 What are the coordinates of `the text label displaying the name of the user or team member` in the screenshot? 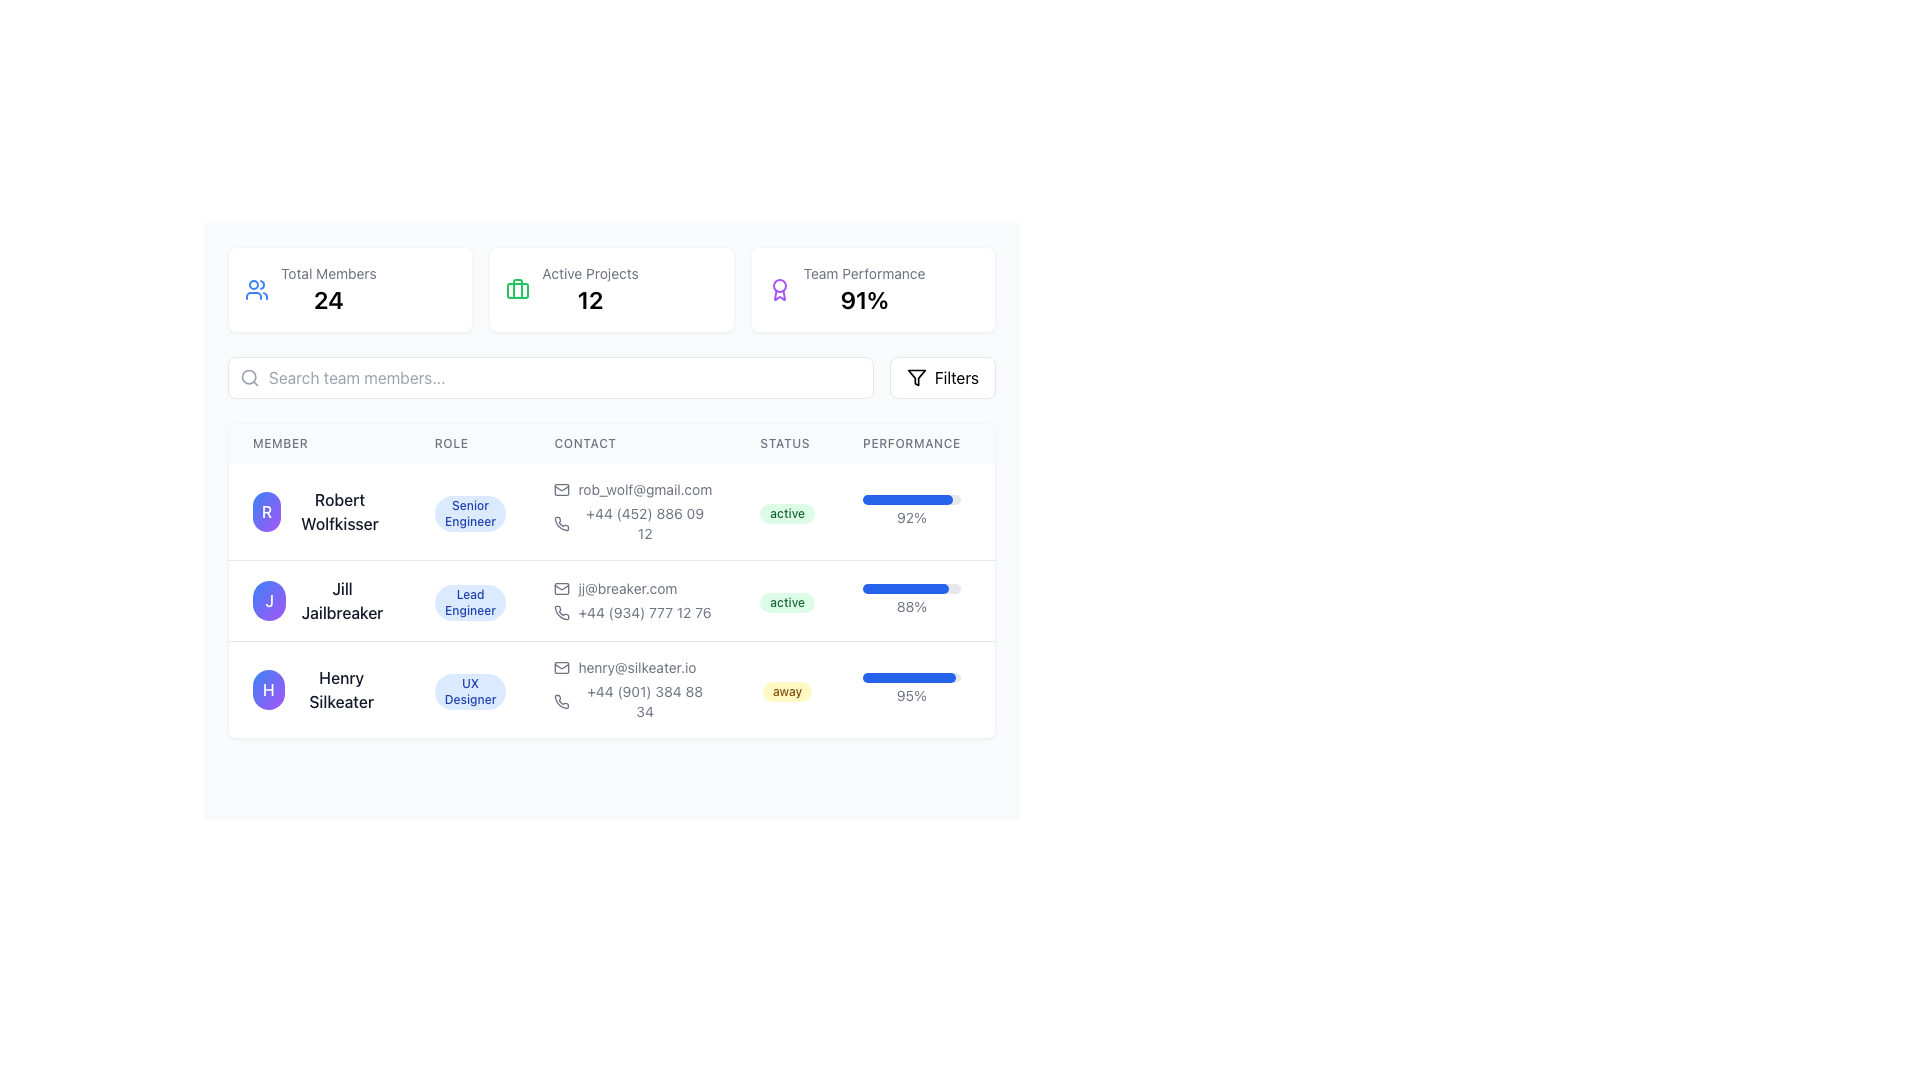 It's located at (341, 689).